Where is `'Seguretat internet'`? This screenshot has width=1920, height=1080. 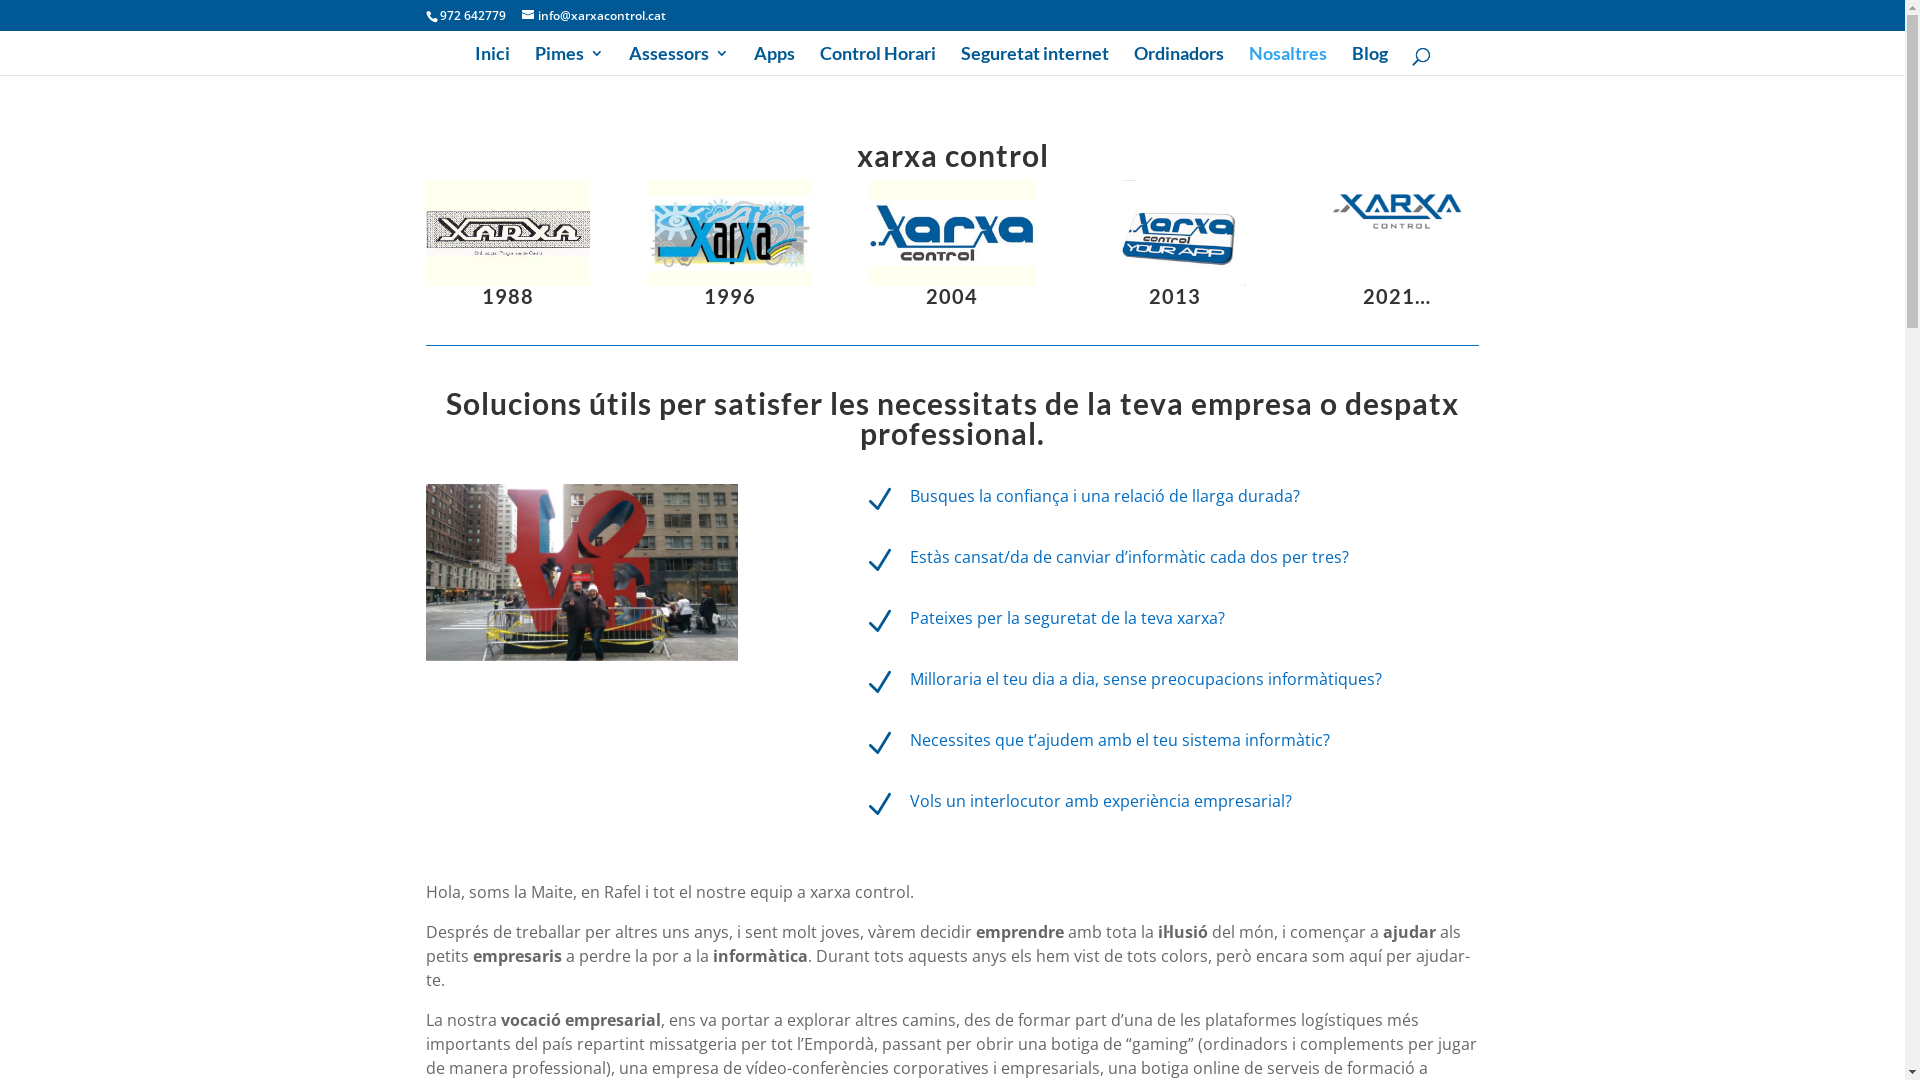 'Seguretat internet' is located at coordinates (960, 59).